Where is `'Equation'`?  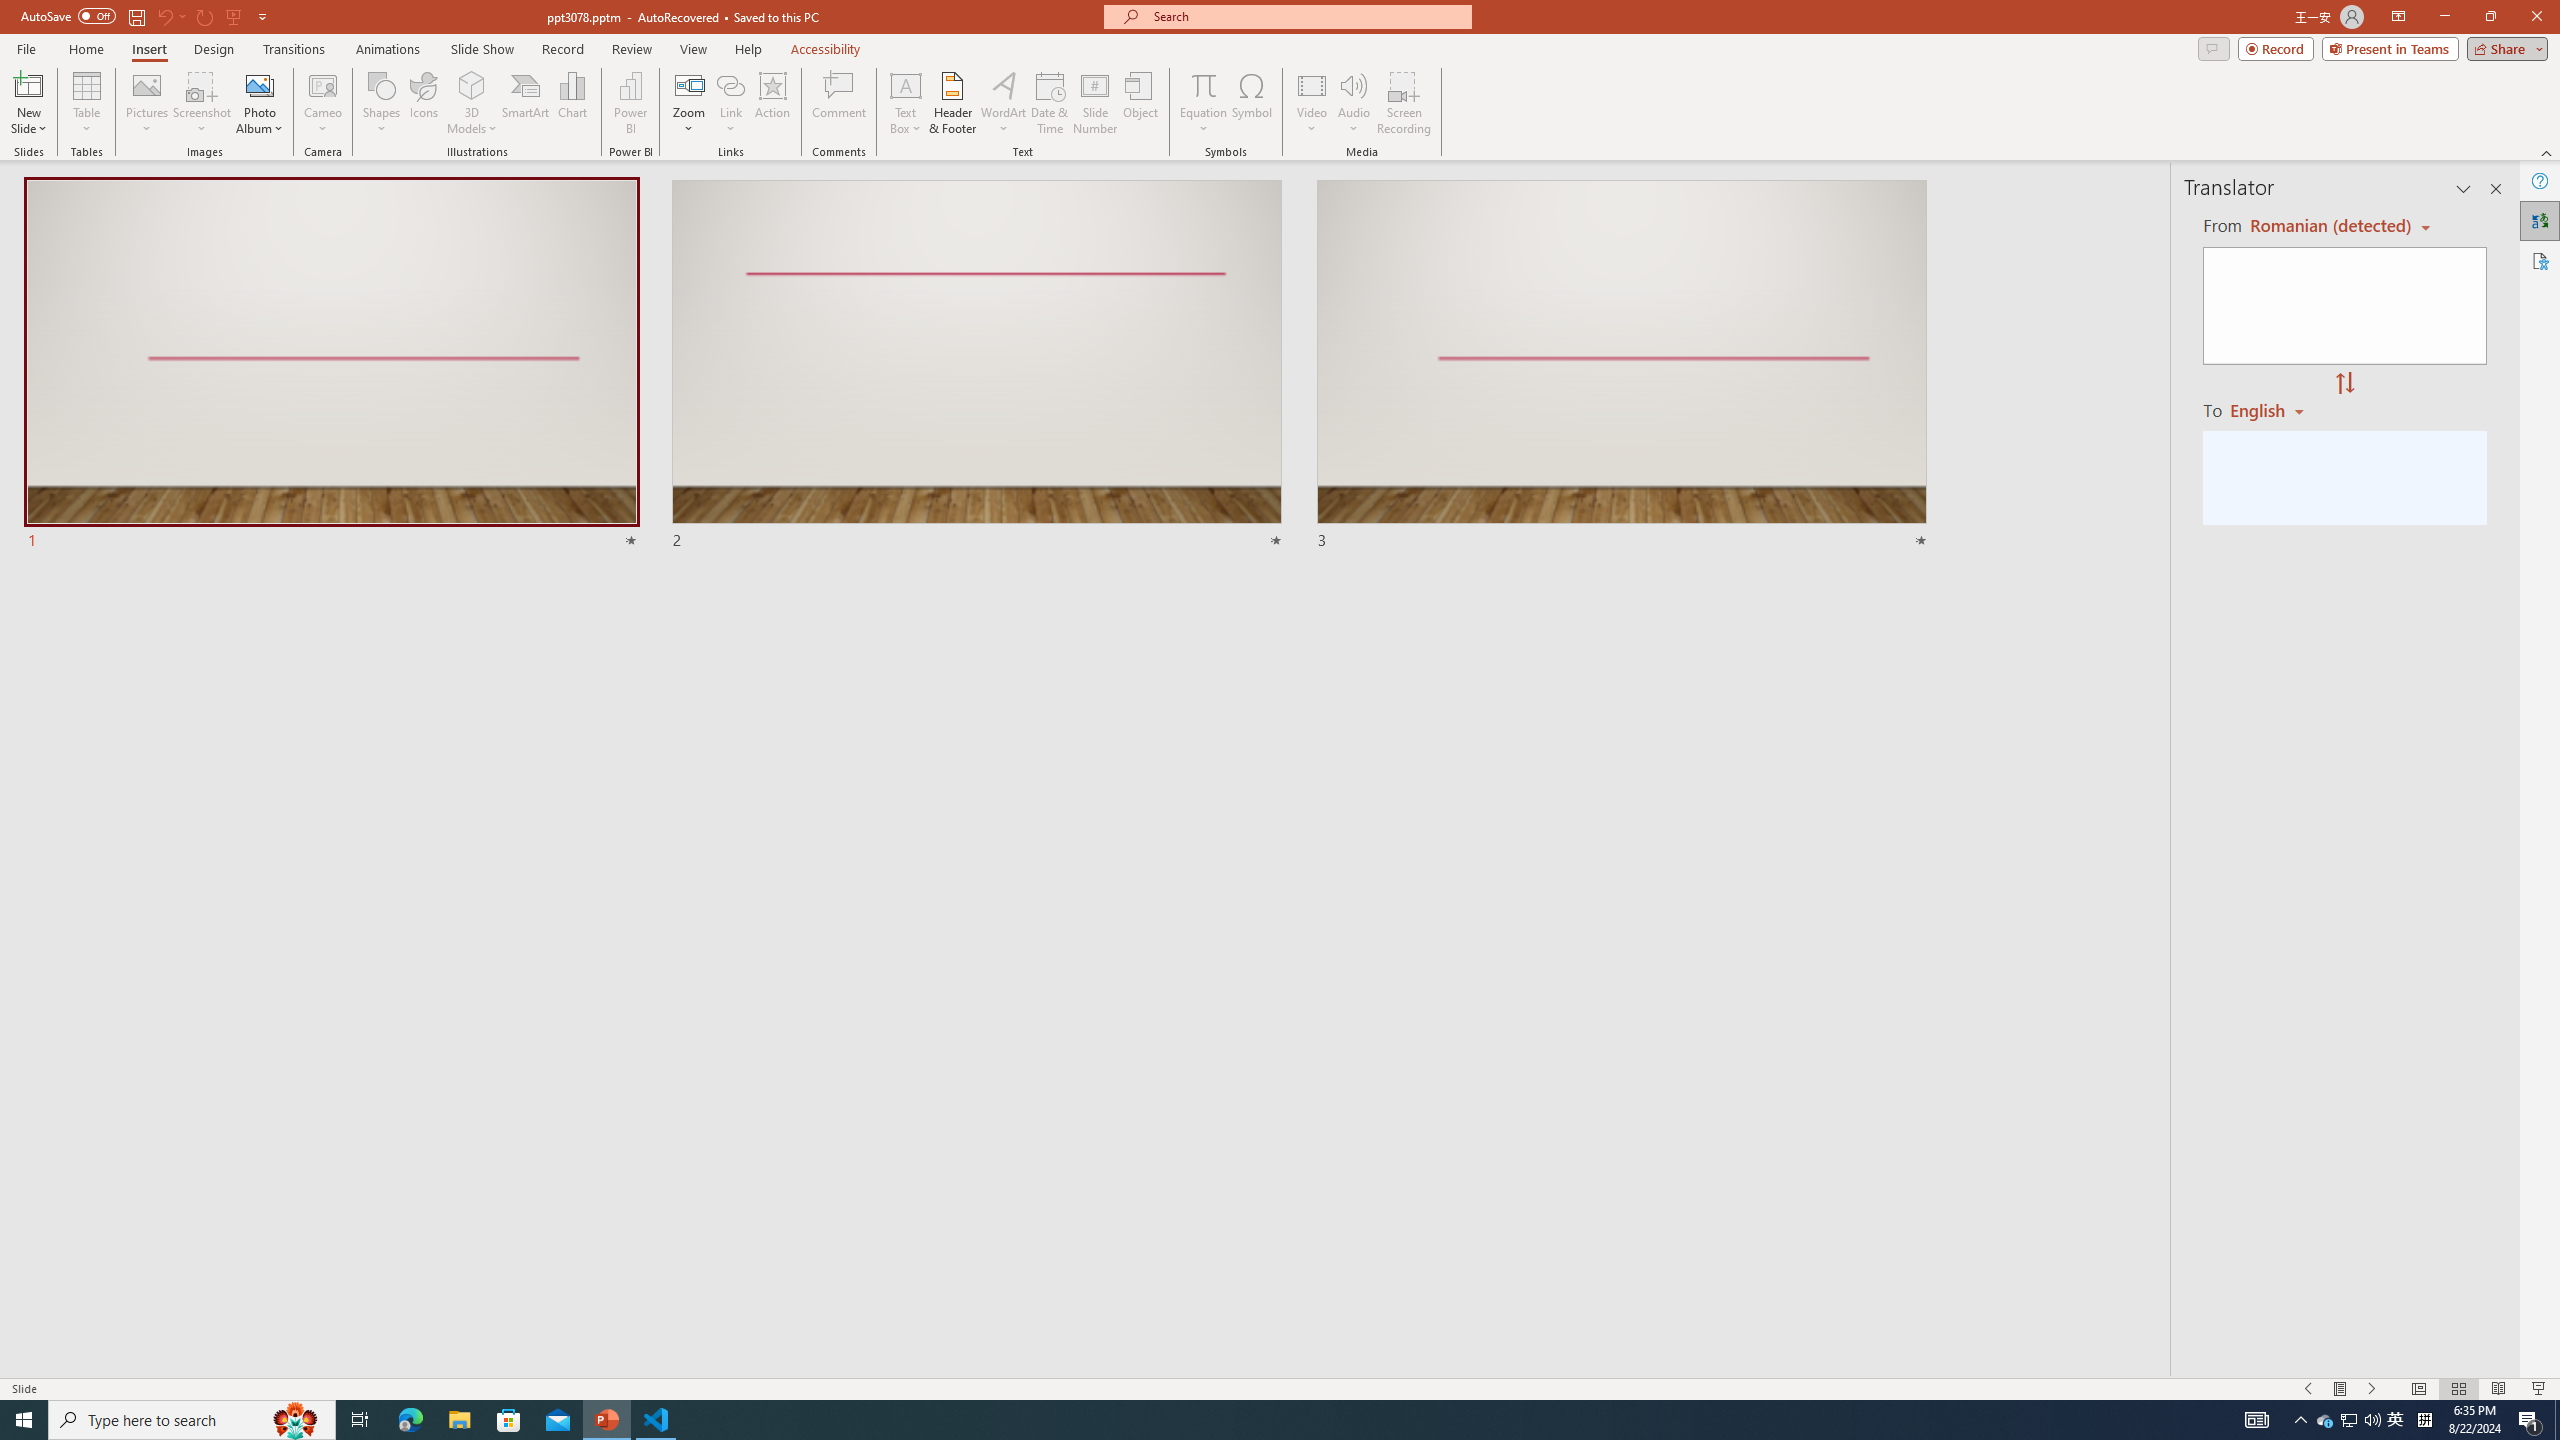
'Equation' is located at coordinates (1202, 103).